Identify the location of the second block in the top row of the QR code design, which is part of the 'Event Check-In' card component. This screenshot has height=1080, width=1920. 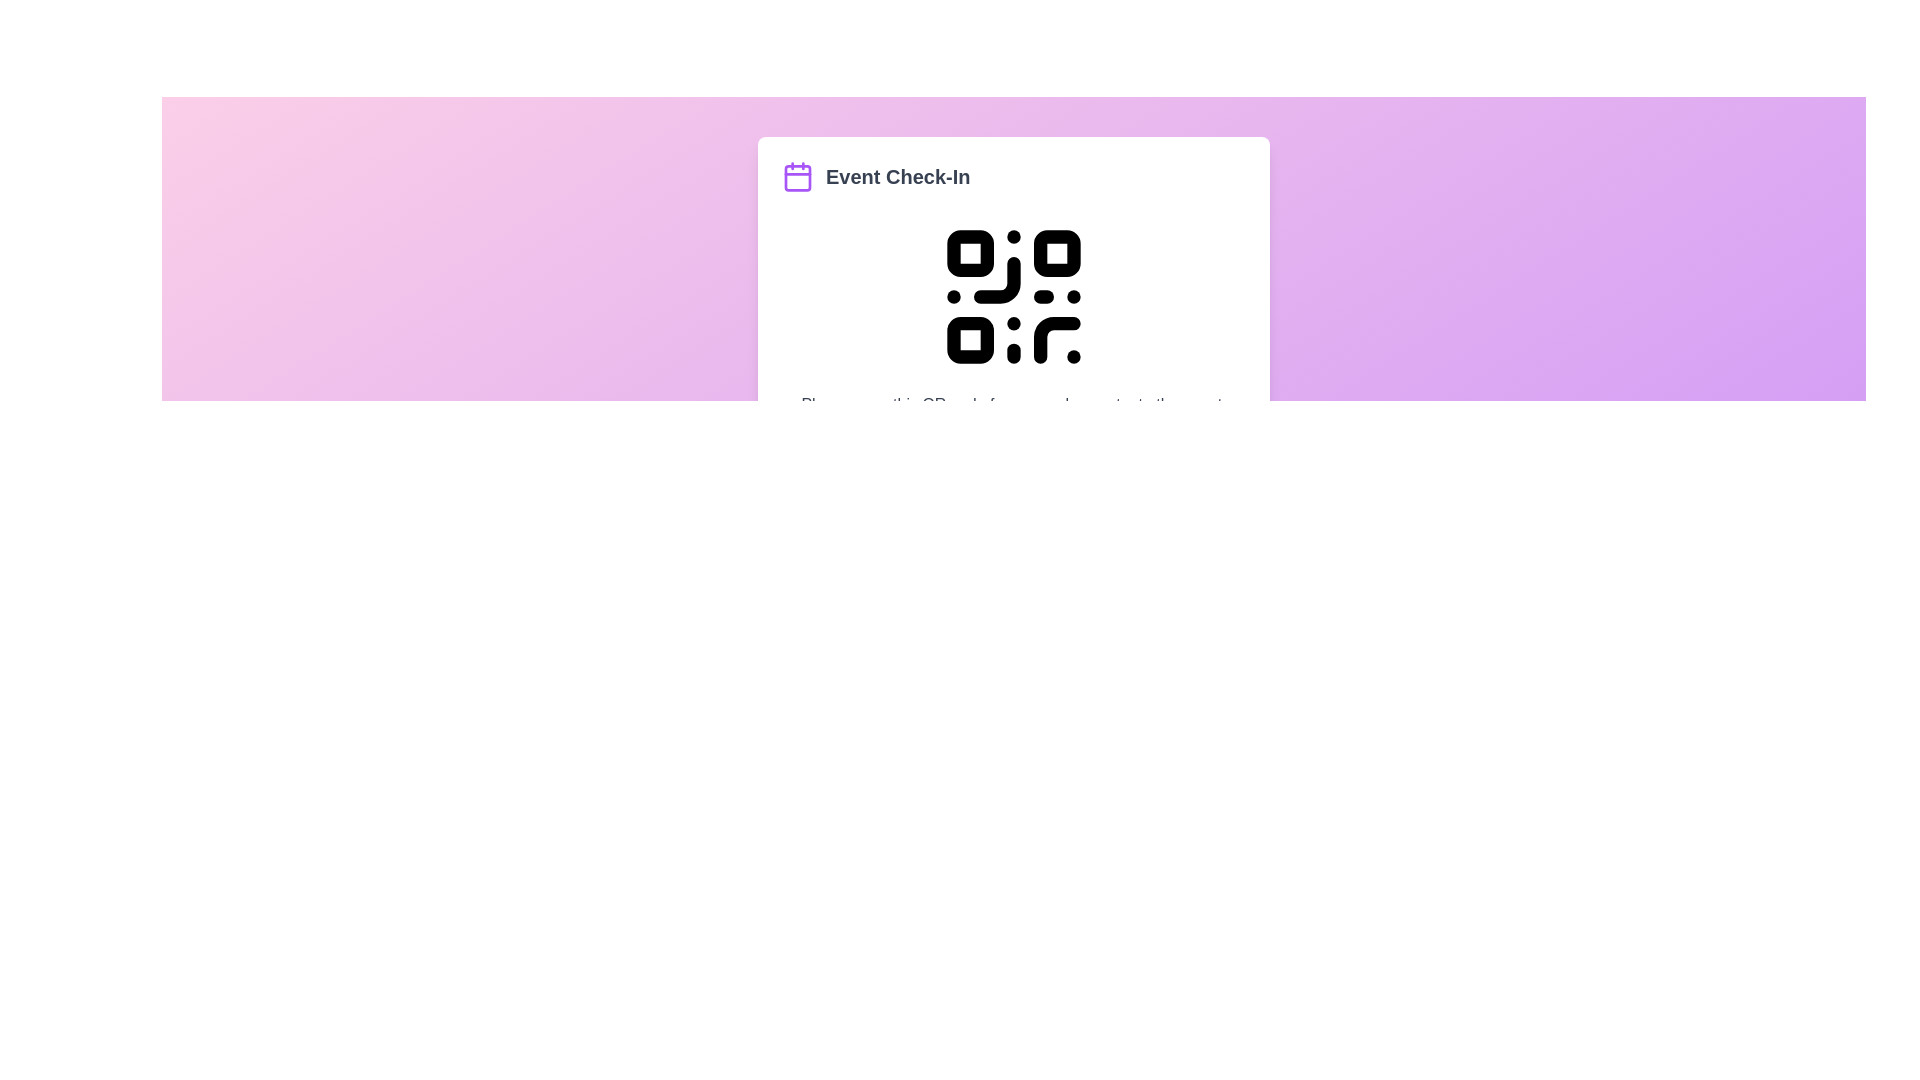
(1056, 252).